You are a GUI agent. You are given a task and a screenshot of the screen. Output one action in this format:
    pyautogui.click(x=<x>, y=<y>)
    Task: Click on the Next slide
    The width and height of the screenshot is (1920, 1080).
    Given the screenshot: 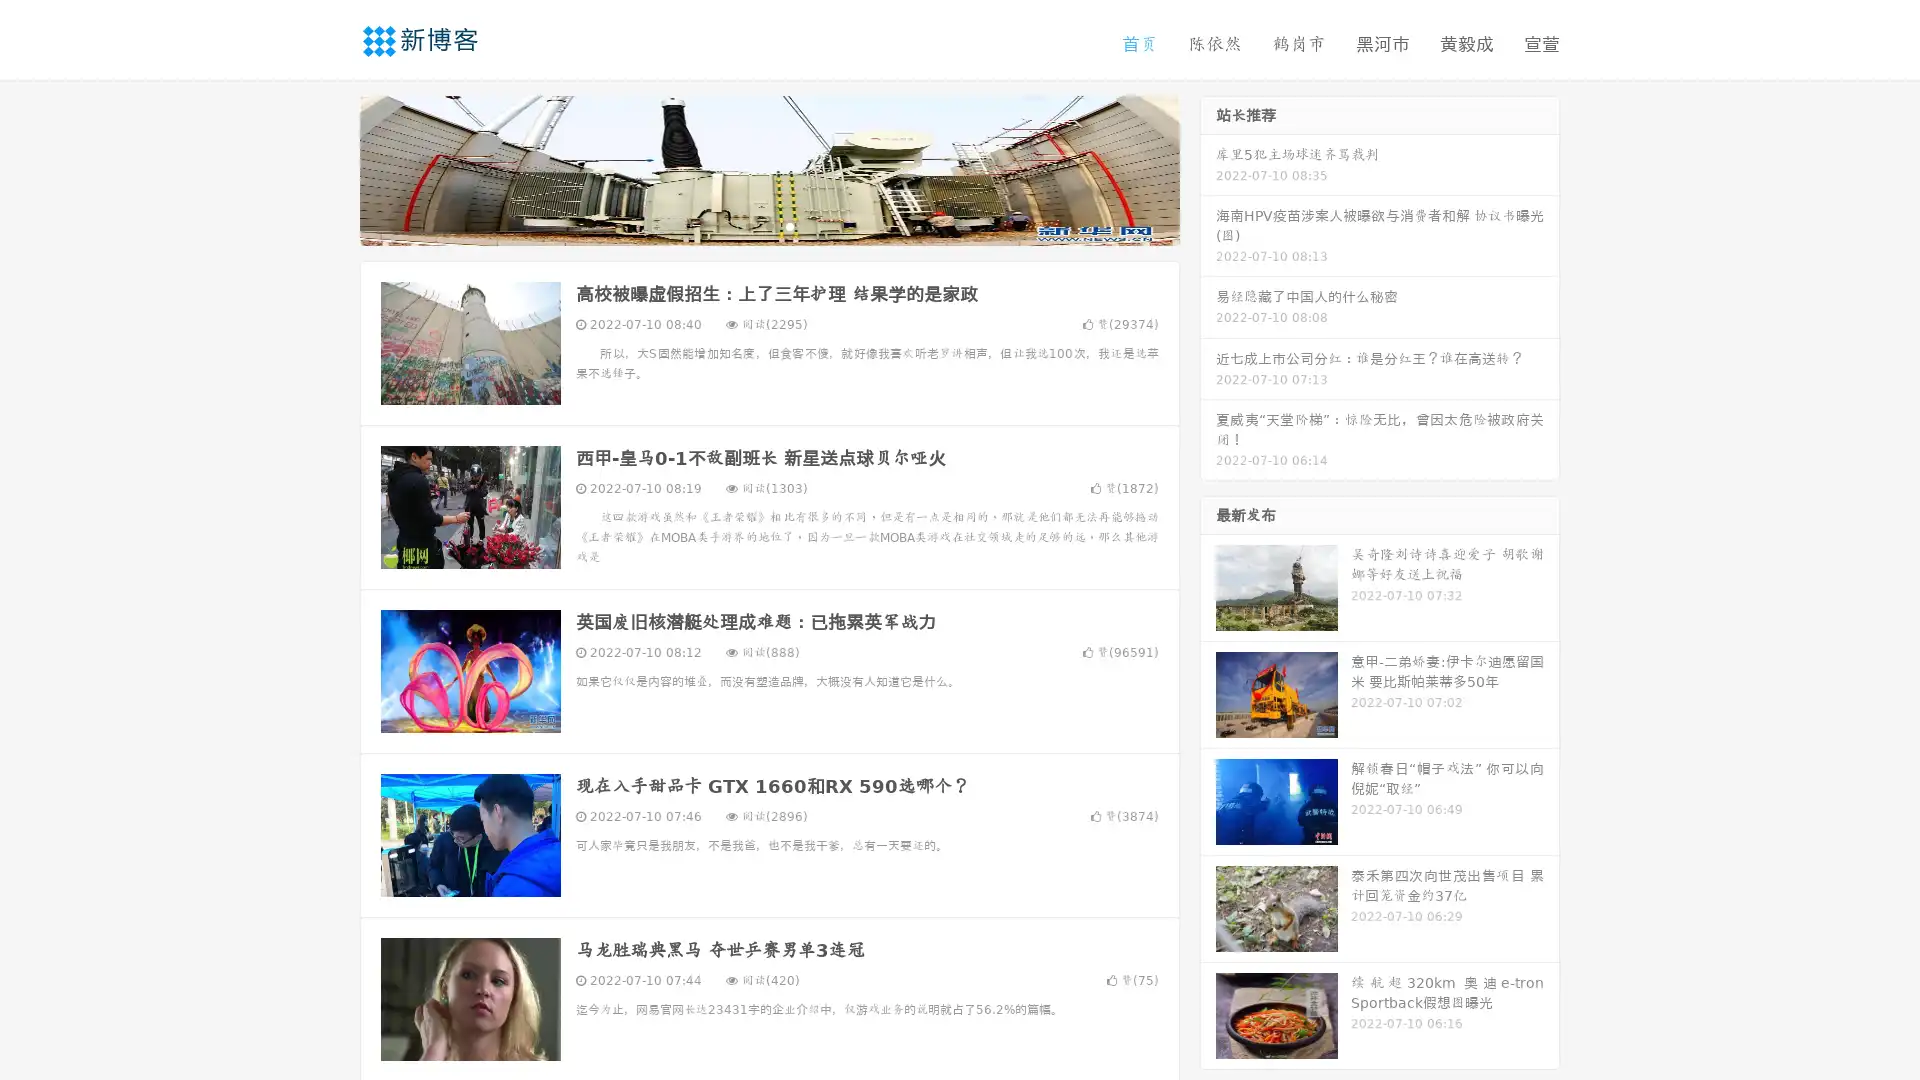 What is the action you would take?
    pyautogui.click(x=1208, y=168)
    